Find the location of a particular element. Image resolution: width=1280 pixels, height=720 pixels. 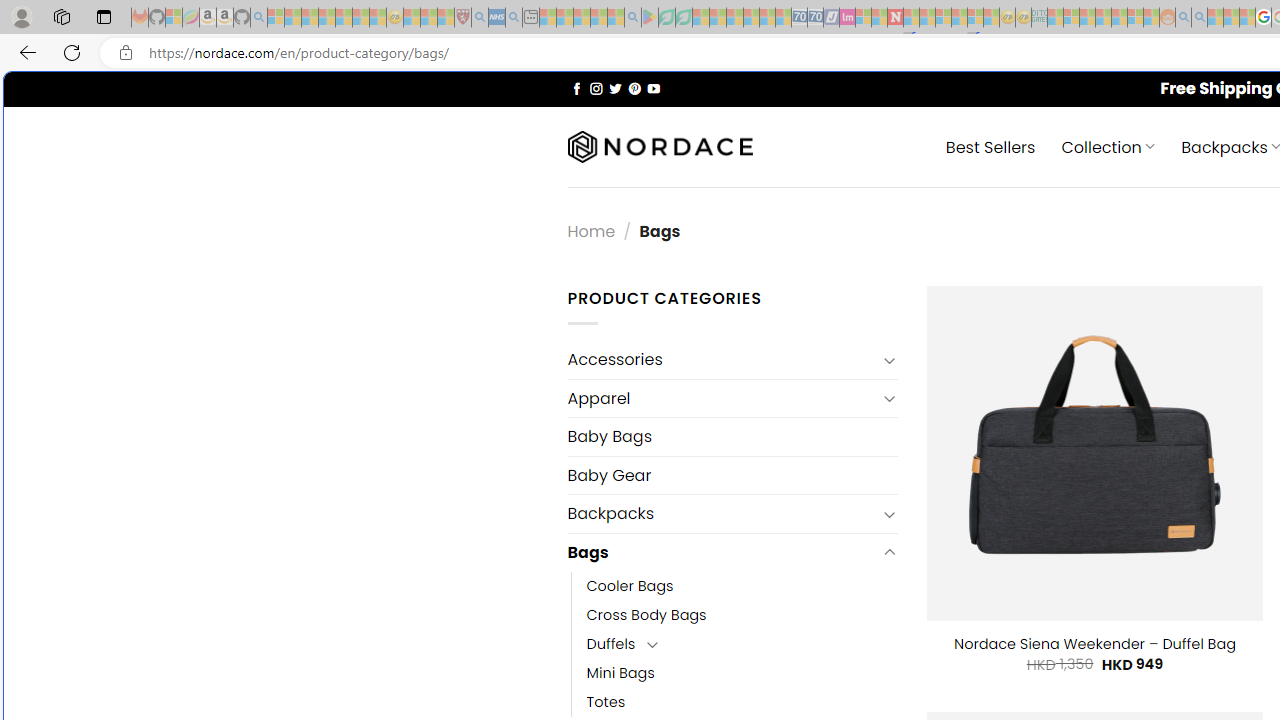

'Follow on YouTube' is located at coordinates (653, 87).